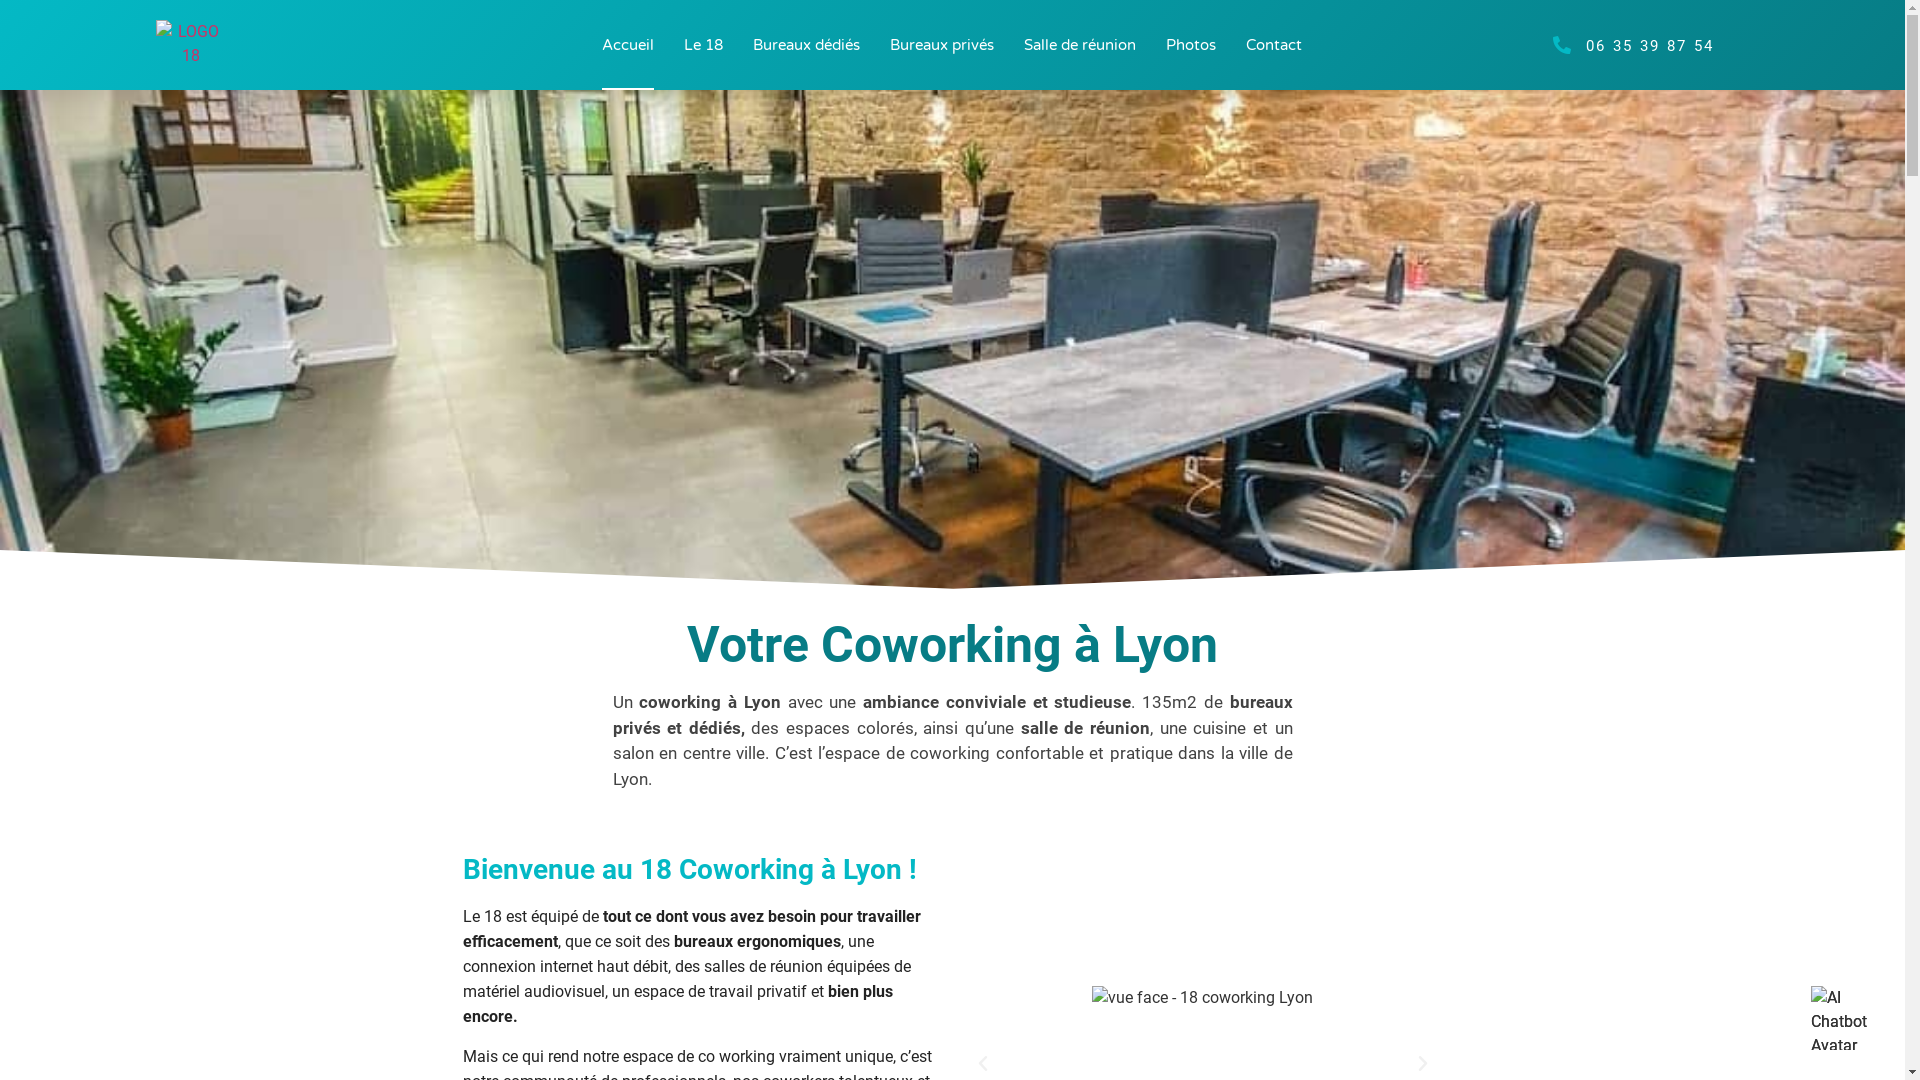 The image size is (1920, 1080). Describe the element at coordinates (1245, 45) in the screenshot. I see `'Contact'` at that location.